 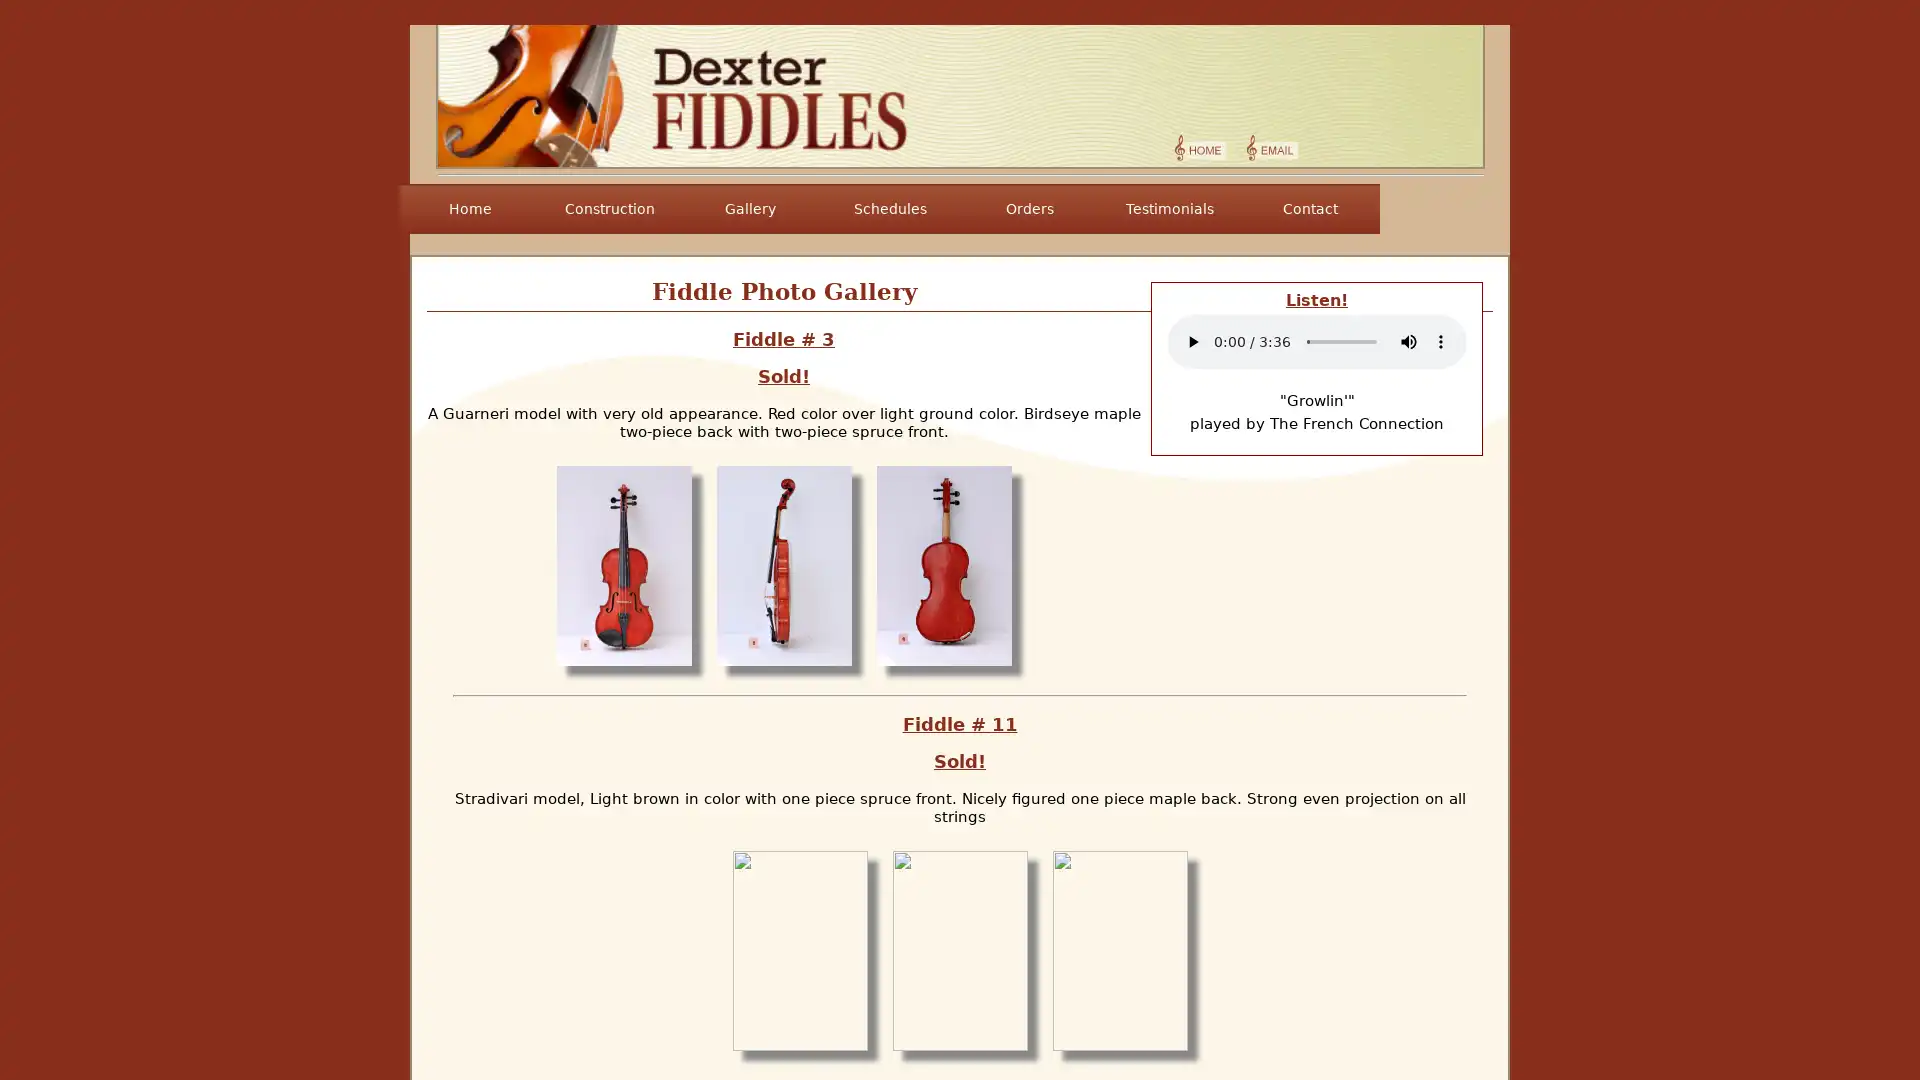 I want to click on mute, so click(x=1408, y=339).